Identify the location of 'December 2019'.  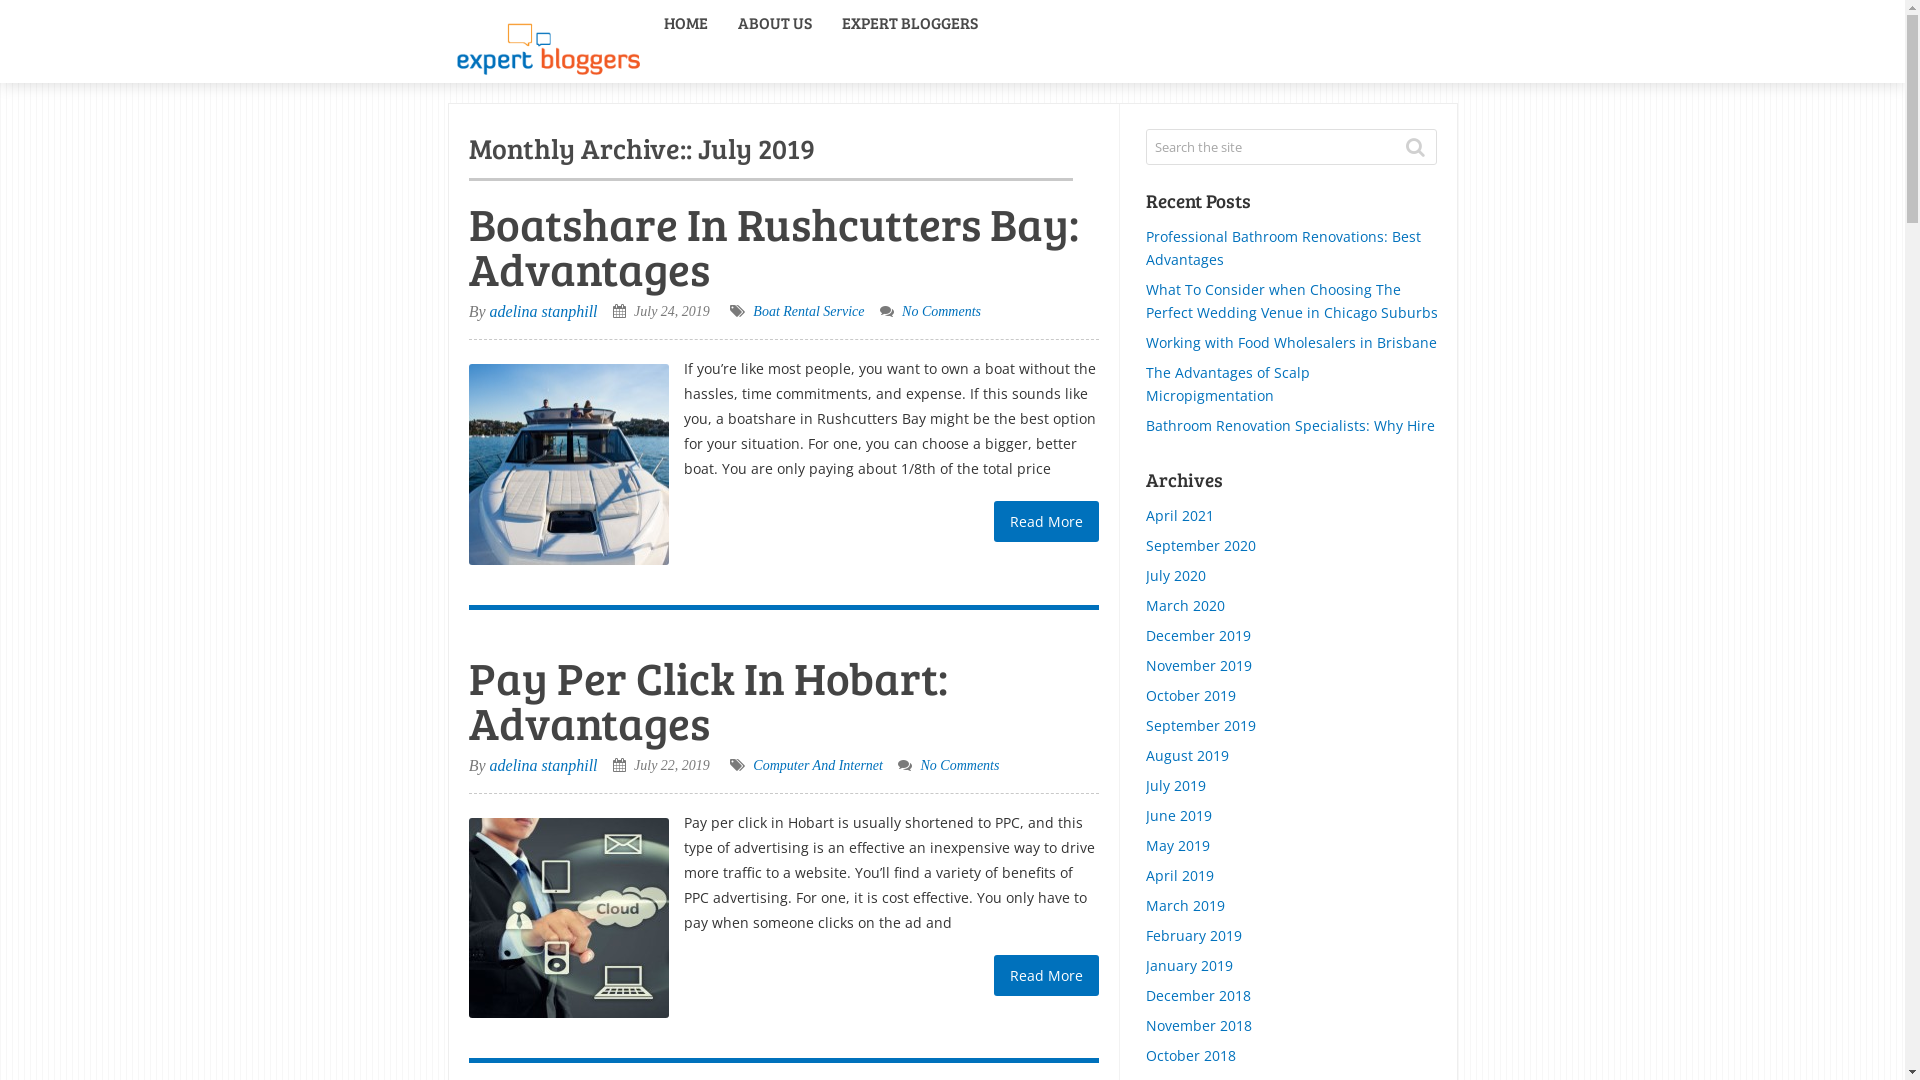
(1198, 635).